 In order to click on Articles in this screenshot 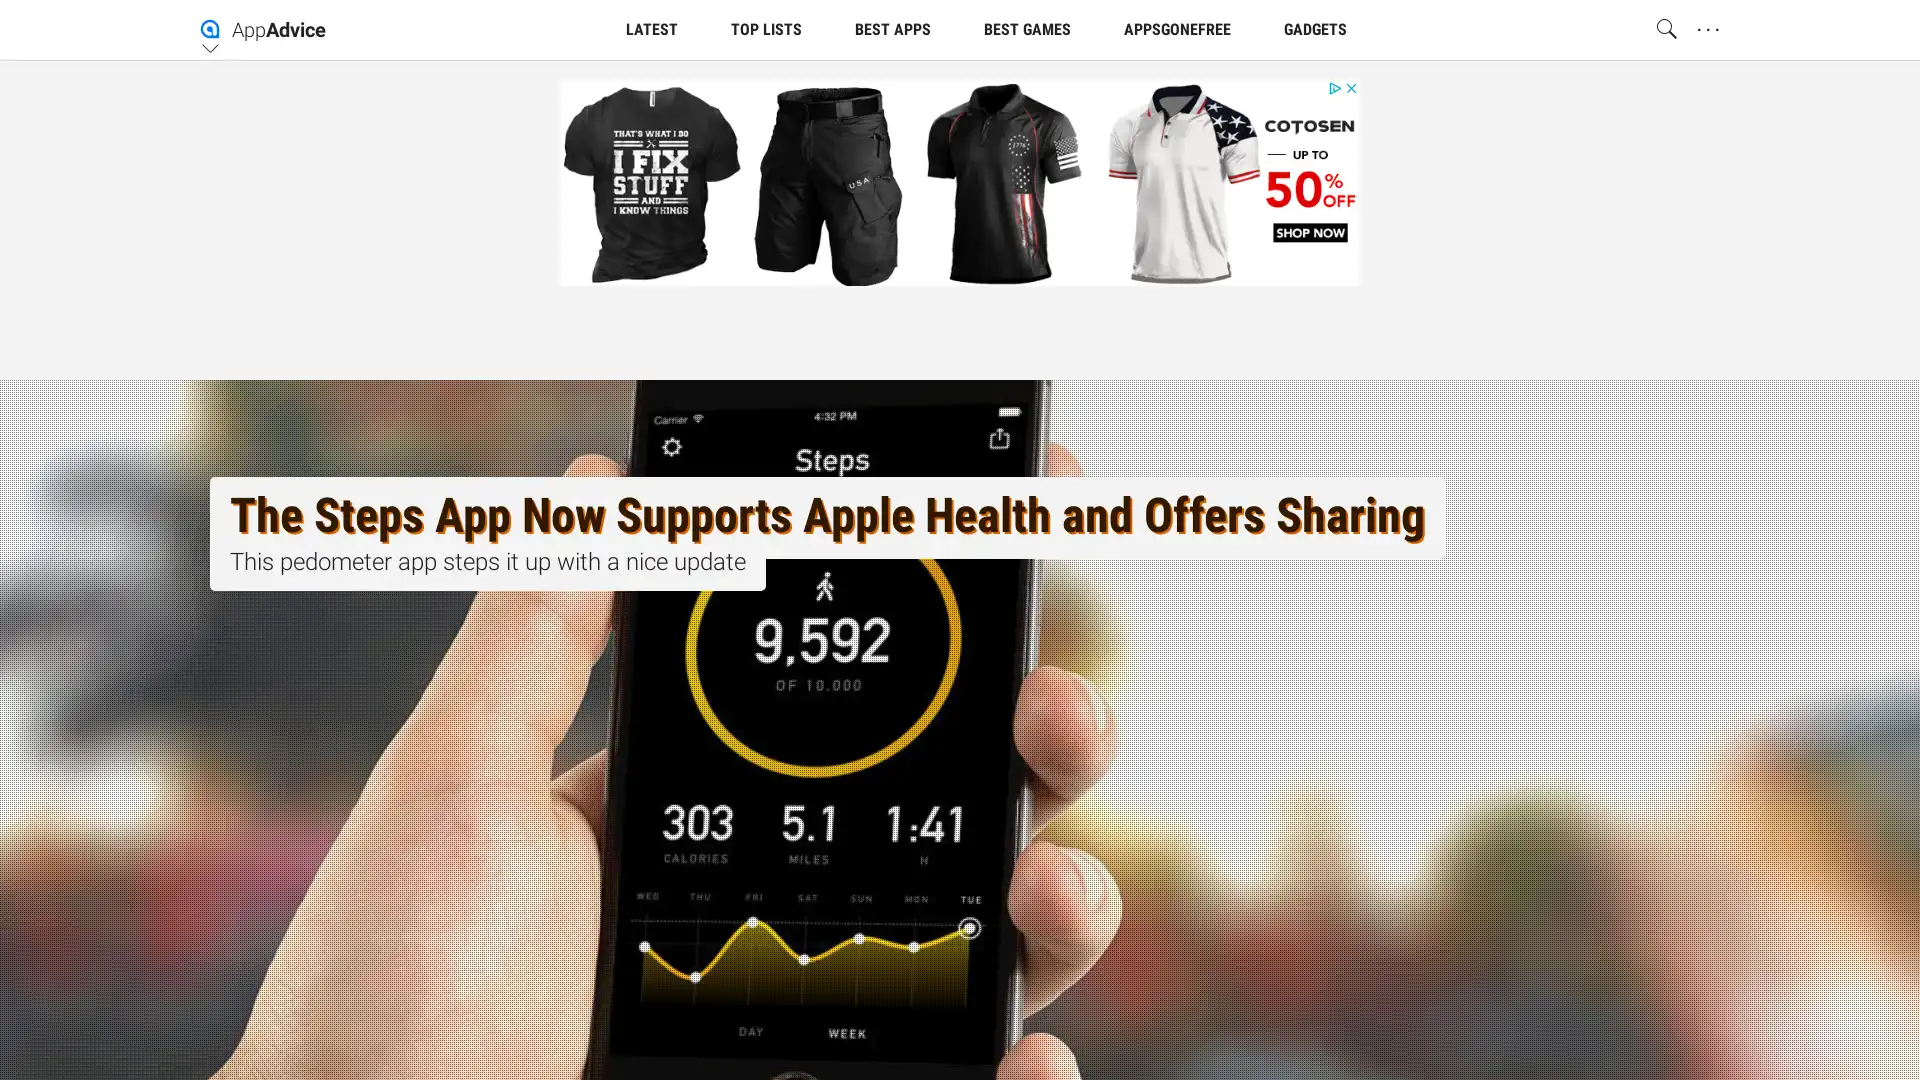, I will do `click(670, 188)`.